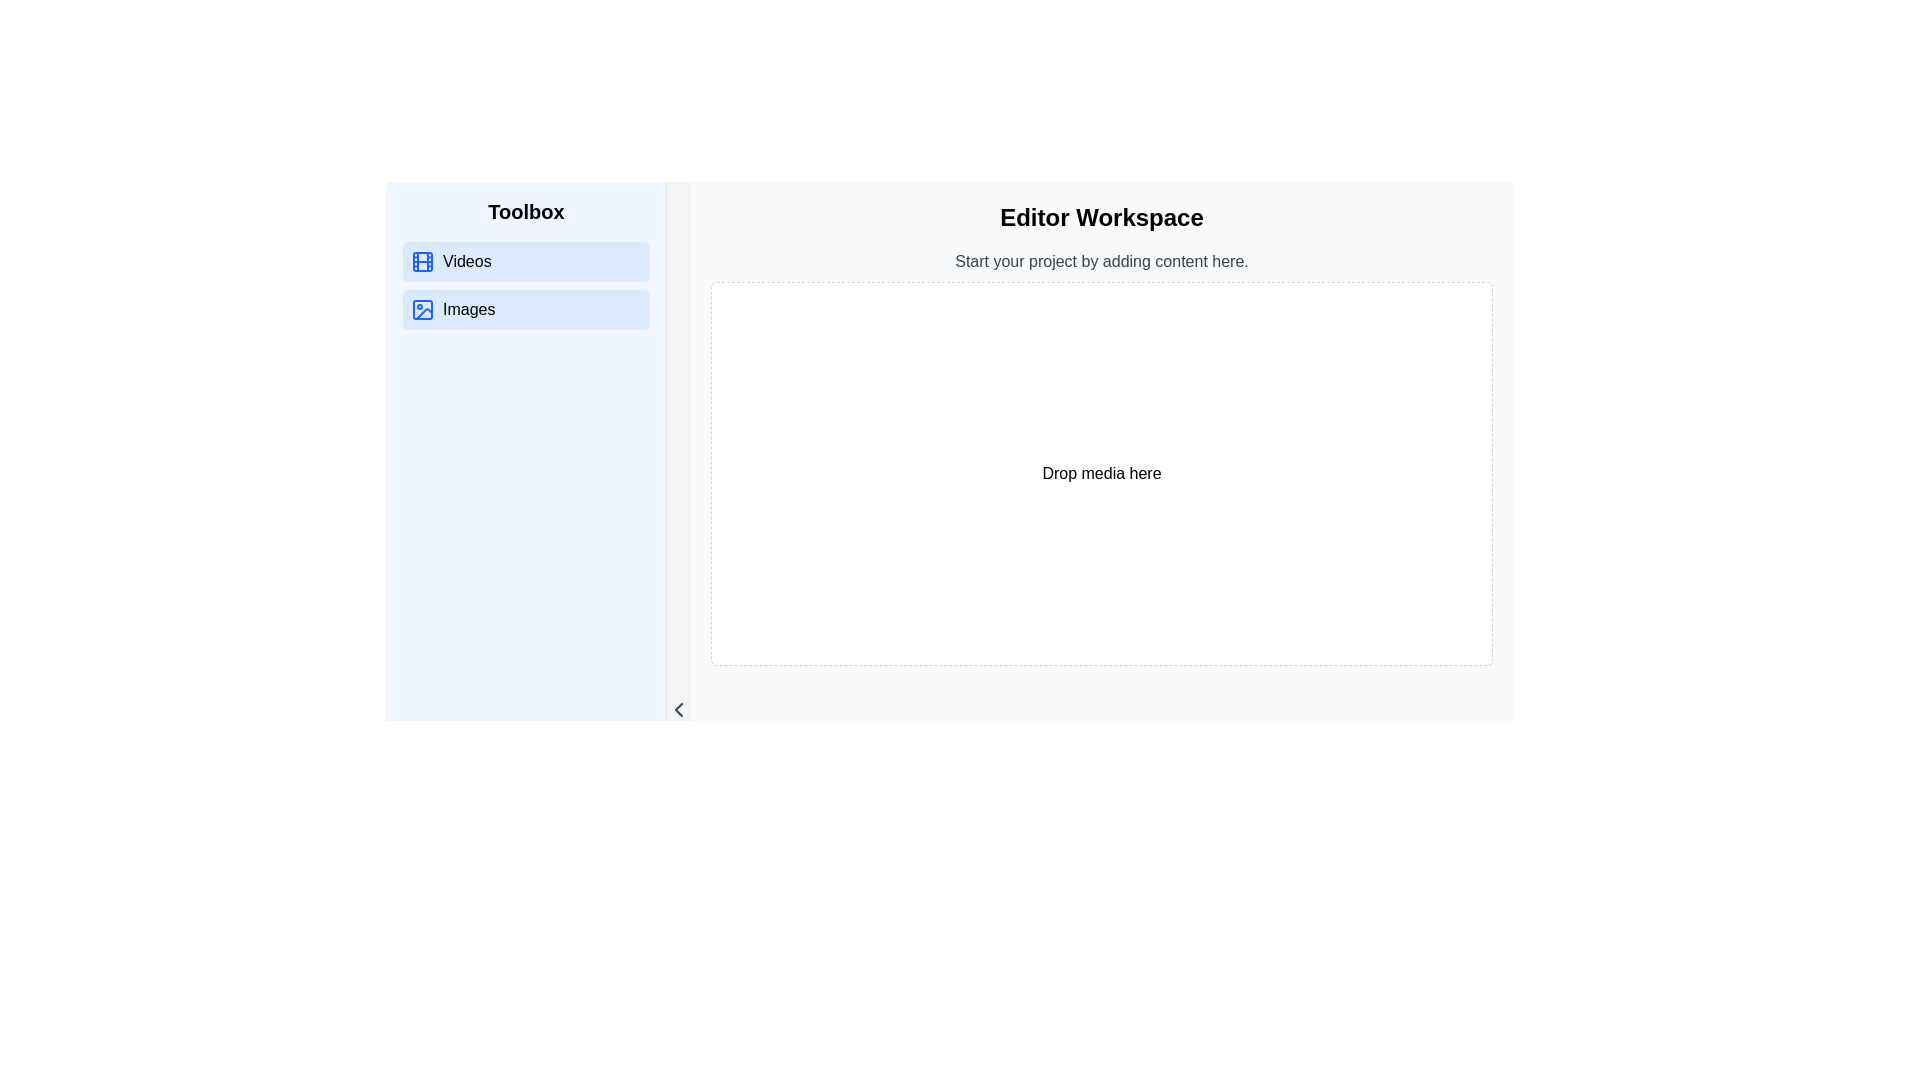  What do you see at coordinates (678, 708) in the screenshot?
I see `the SVG Icon - Navigation Chevron located at the bottom of the left panel to observe the visual change` at bounding box center [678, 708].